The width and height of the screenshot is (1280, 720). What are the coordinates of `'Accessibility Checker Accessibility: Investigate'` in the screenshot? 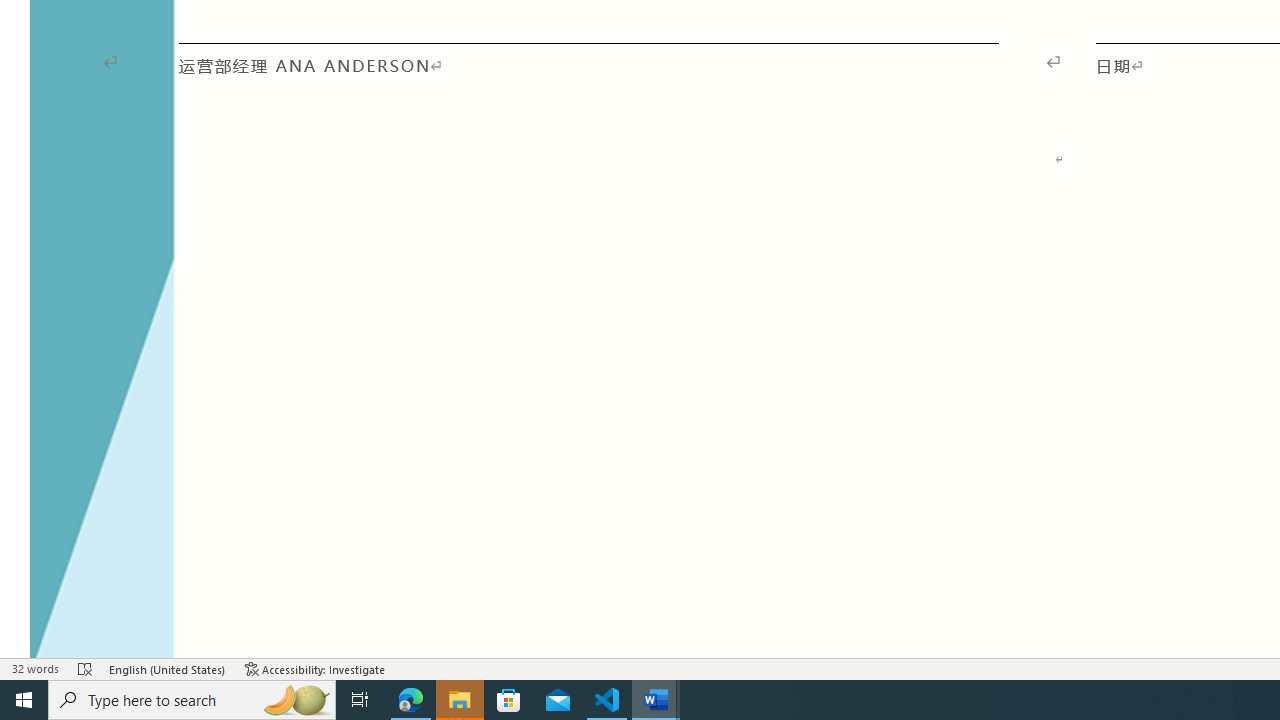 It's located at (314, 669).